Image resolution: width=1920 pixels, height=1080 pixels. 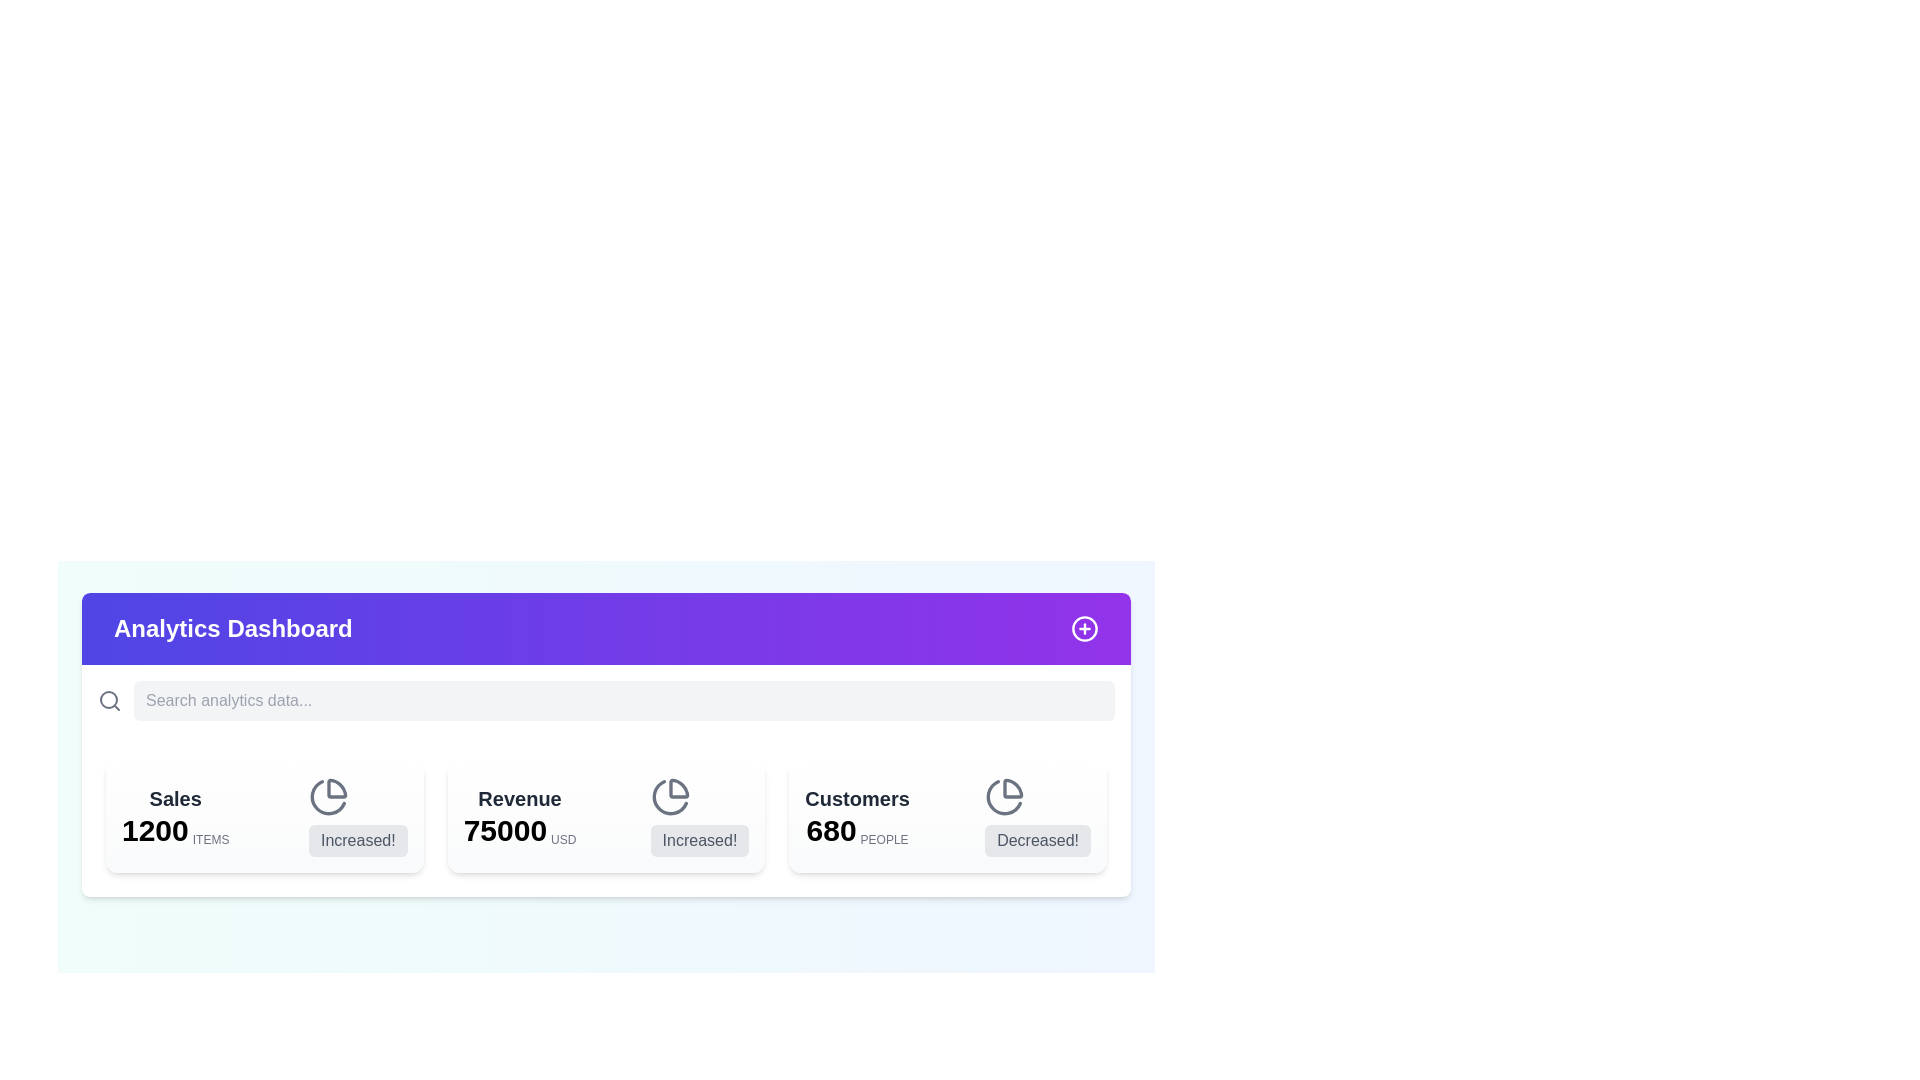 I want to click on the bold, prominent label displaying 'Customers' at the top of the metrics block on the right-most column, so click(x=857, y=797).